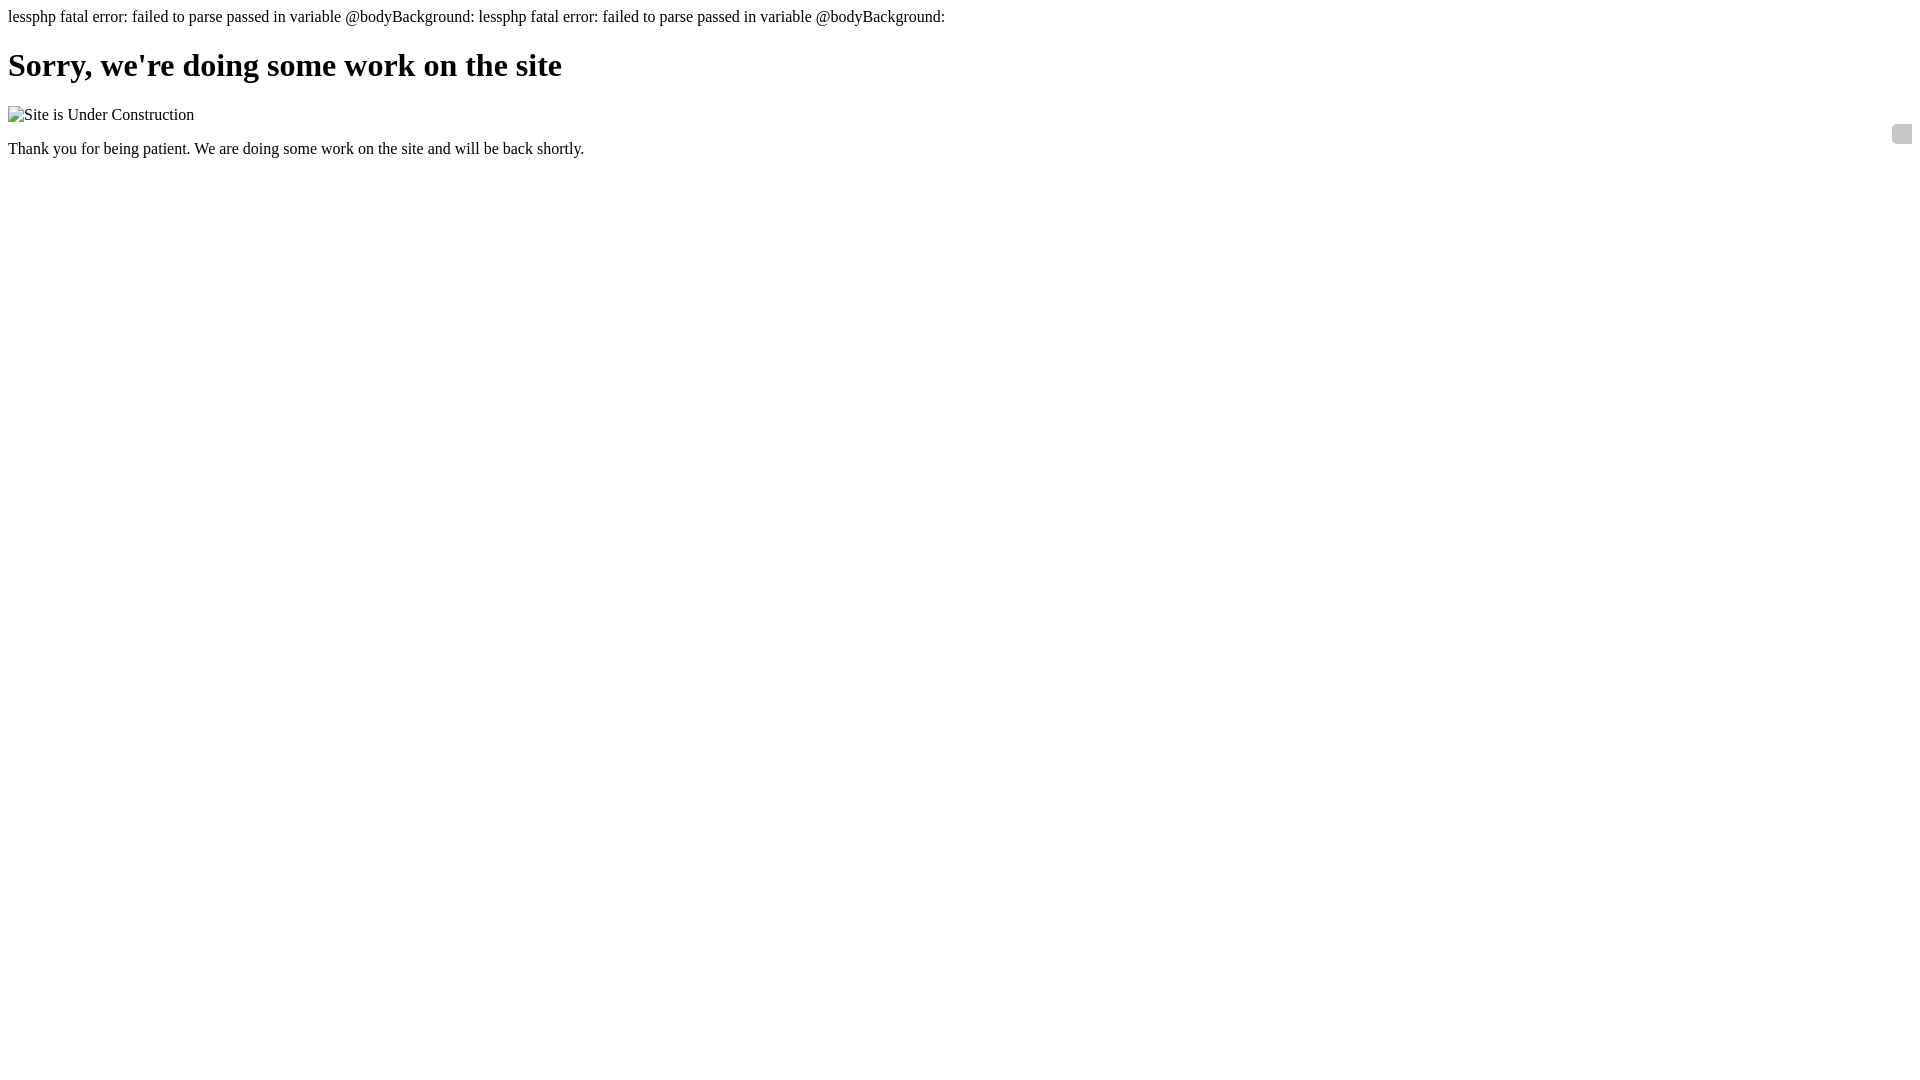 The width and height of the screenshot is (1920, 1080). Describe the element at coordinates (99, 115) in the screenshot. I see `'Site is Under Construction'` at that location.